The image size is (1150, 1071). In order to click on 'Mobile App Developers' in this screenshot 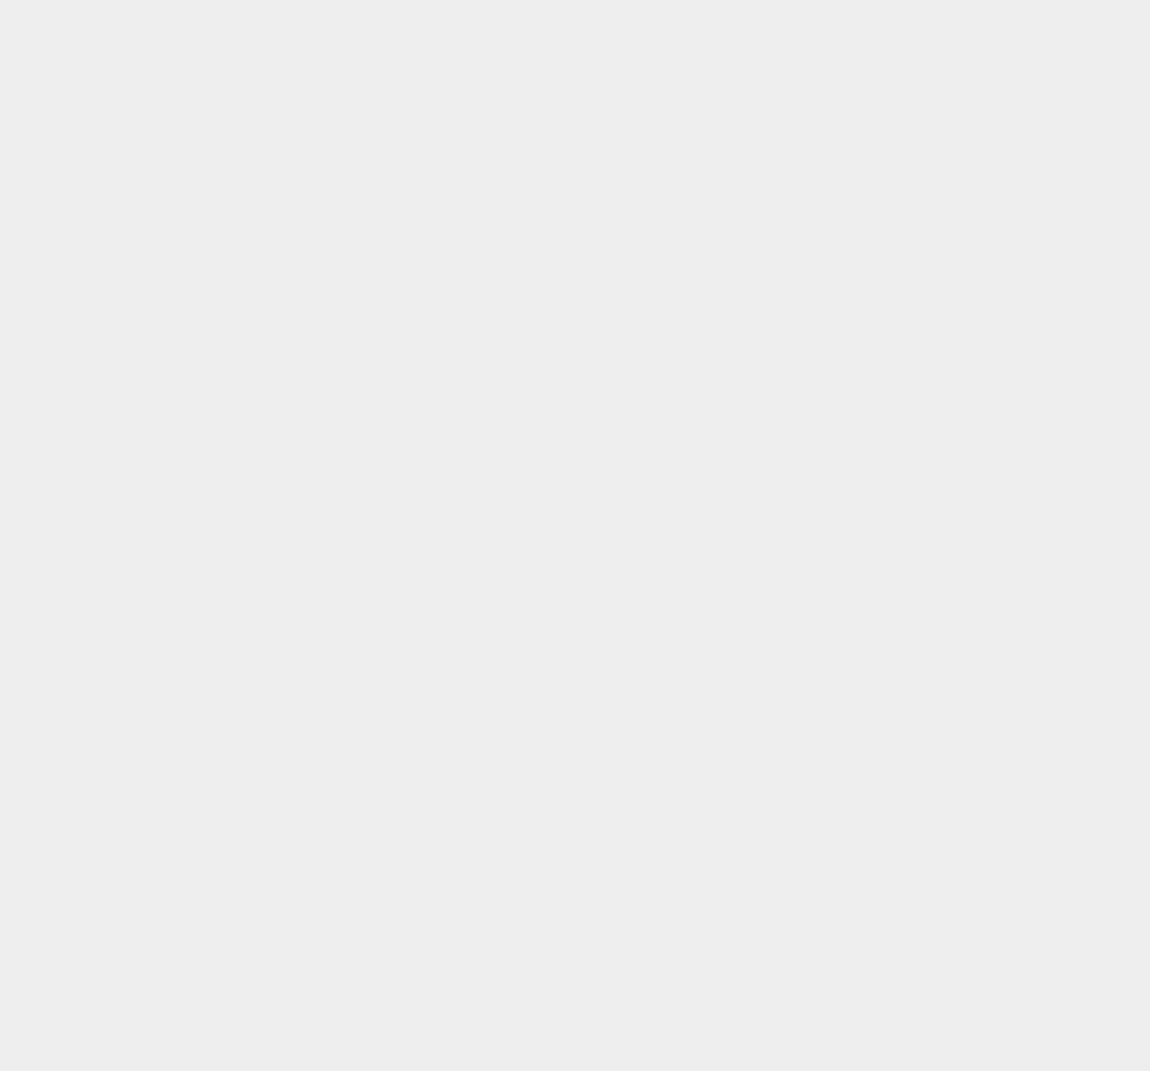, I will do `click(882, 388)`.